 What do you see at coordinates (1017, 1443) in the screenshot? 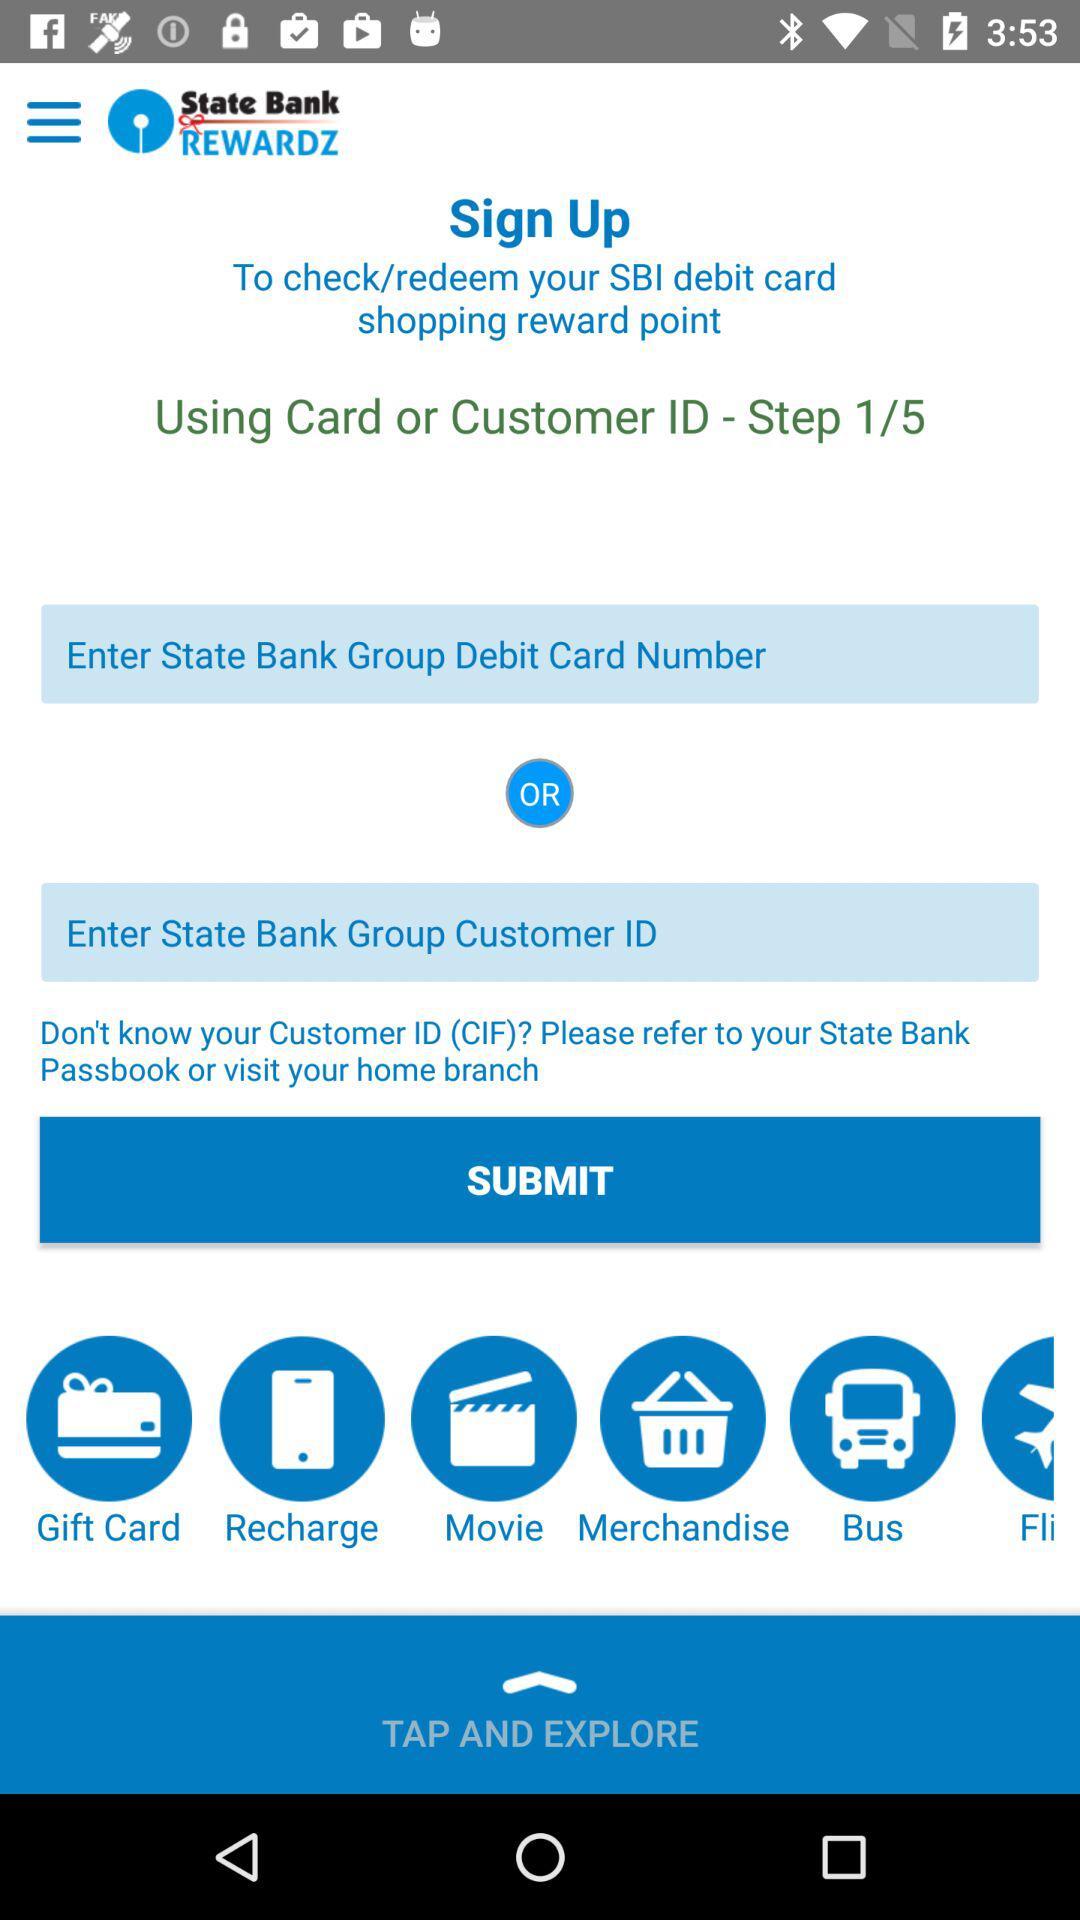
I see `item below the submit button` at bounding box center [1017, 1443].